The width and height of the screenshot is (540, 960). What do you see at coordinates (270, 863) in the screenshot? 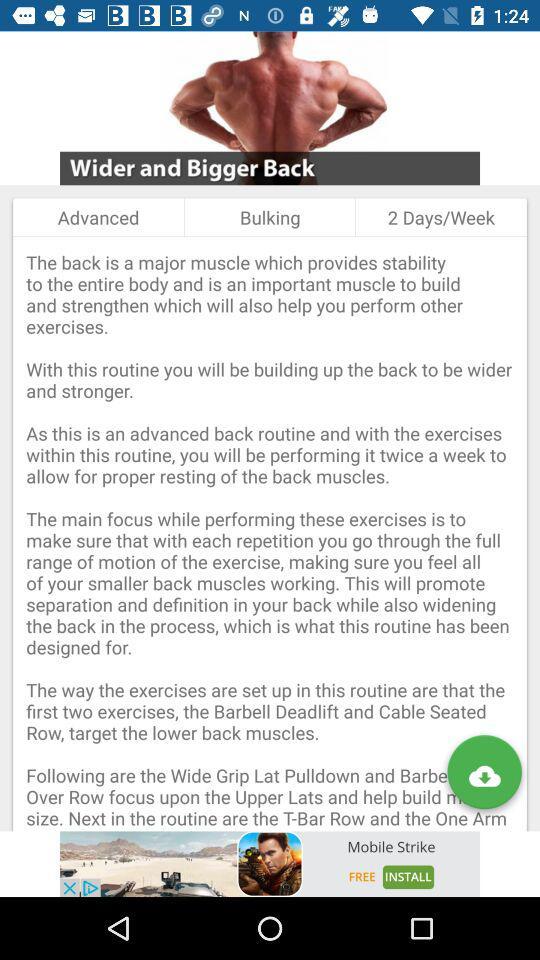
I see `mobile strike advertisement website` at bounding box center [270, 863].